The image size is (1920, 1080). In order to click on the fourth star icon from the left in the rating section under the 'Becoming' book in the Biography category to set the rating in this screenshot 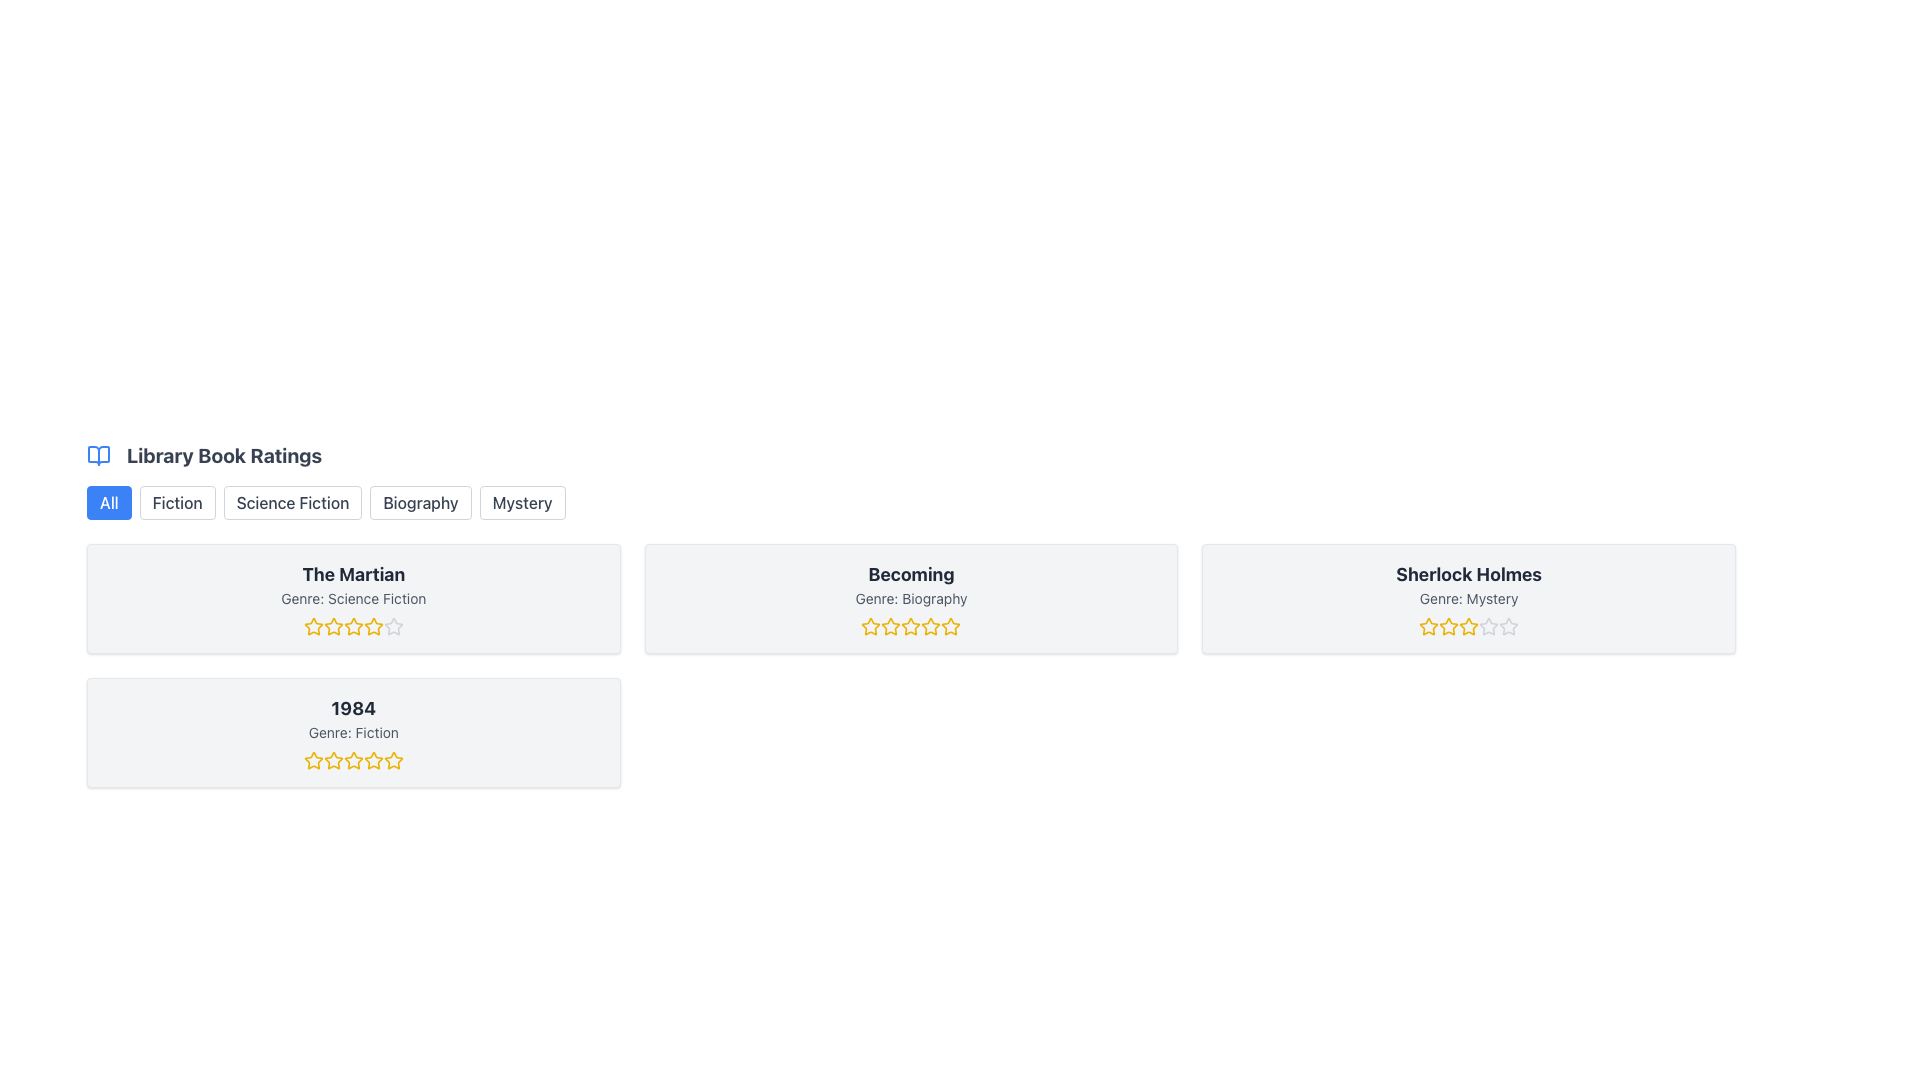, I will do `click(910, 626)`.